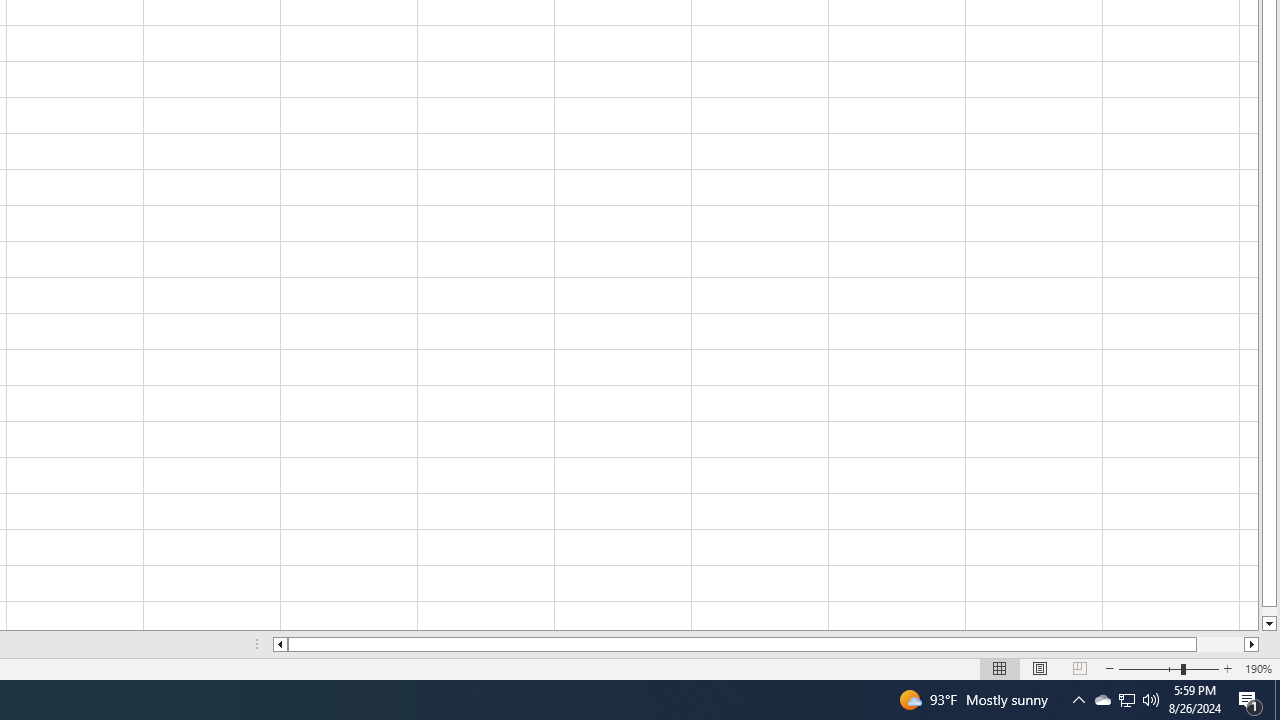  Describe the element at coordinates (1078, 669) in the screenshot. I see `'Page Break Preview'` at that location.